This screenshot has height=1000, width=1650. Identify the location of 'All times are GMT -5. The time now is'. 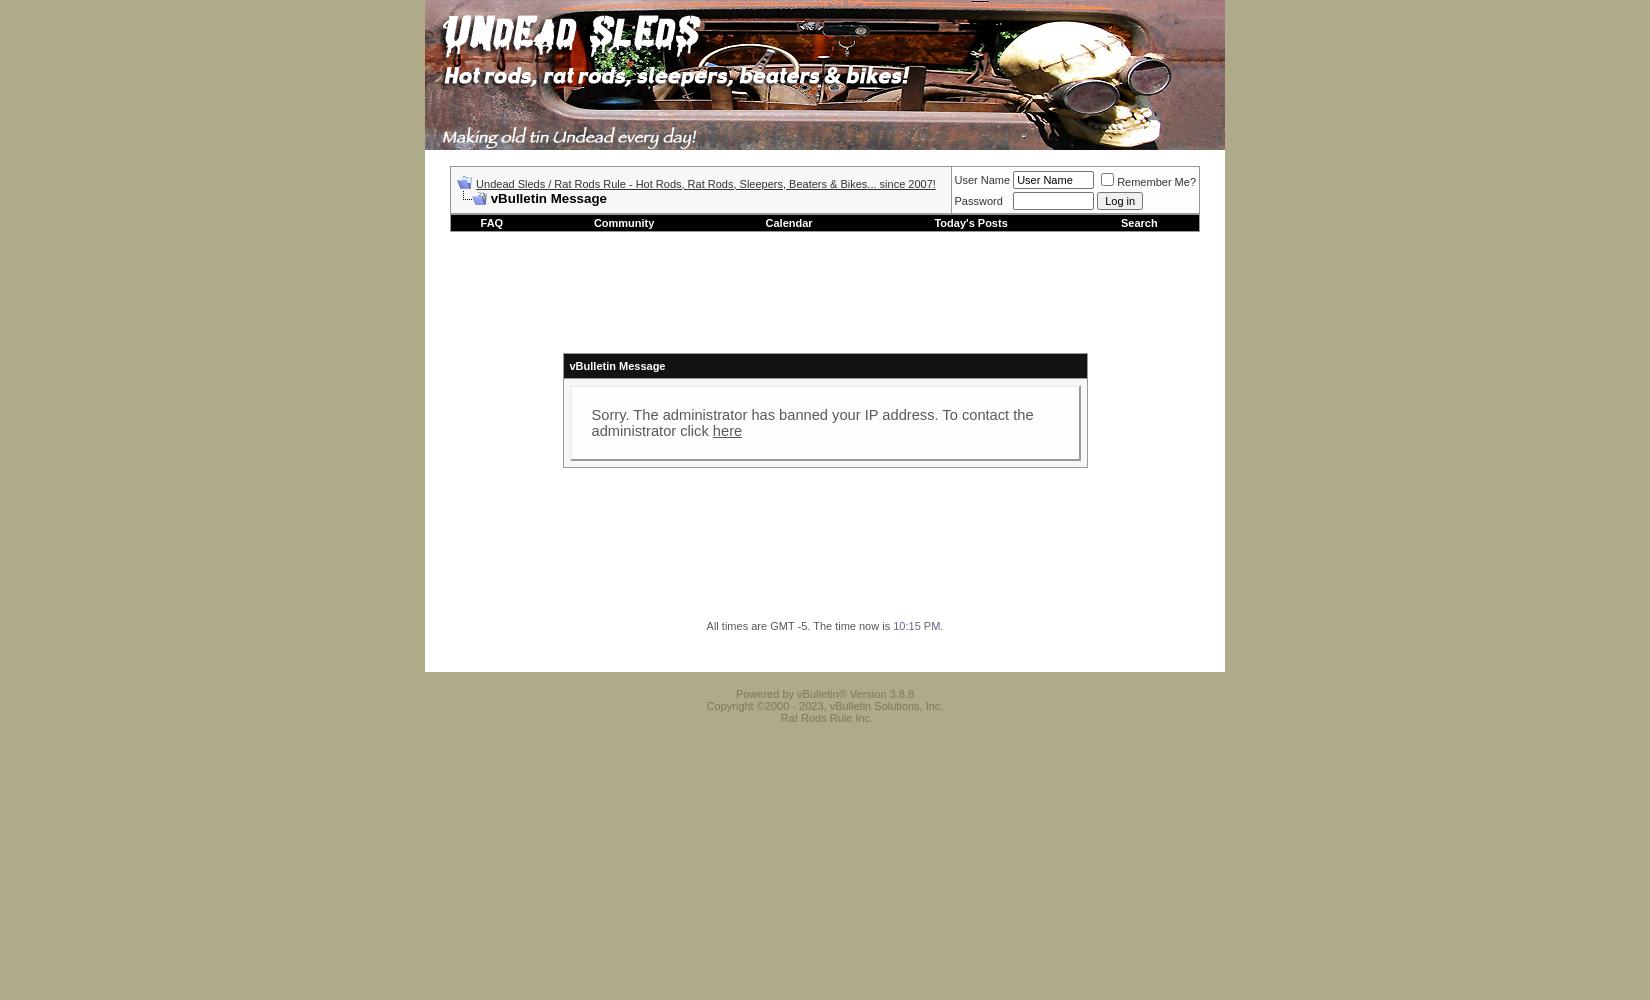
(798, 626).